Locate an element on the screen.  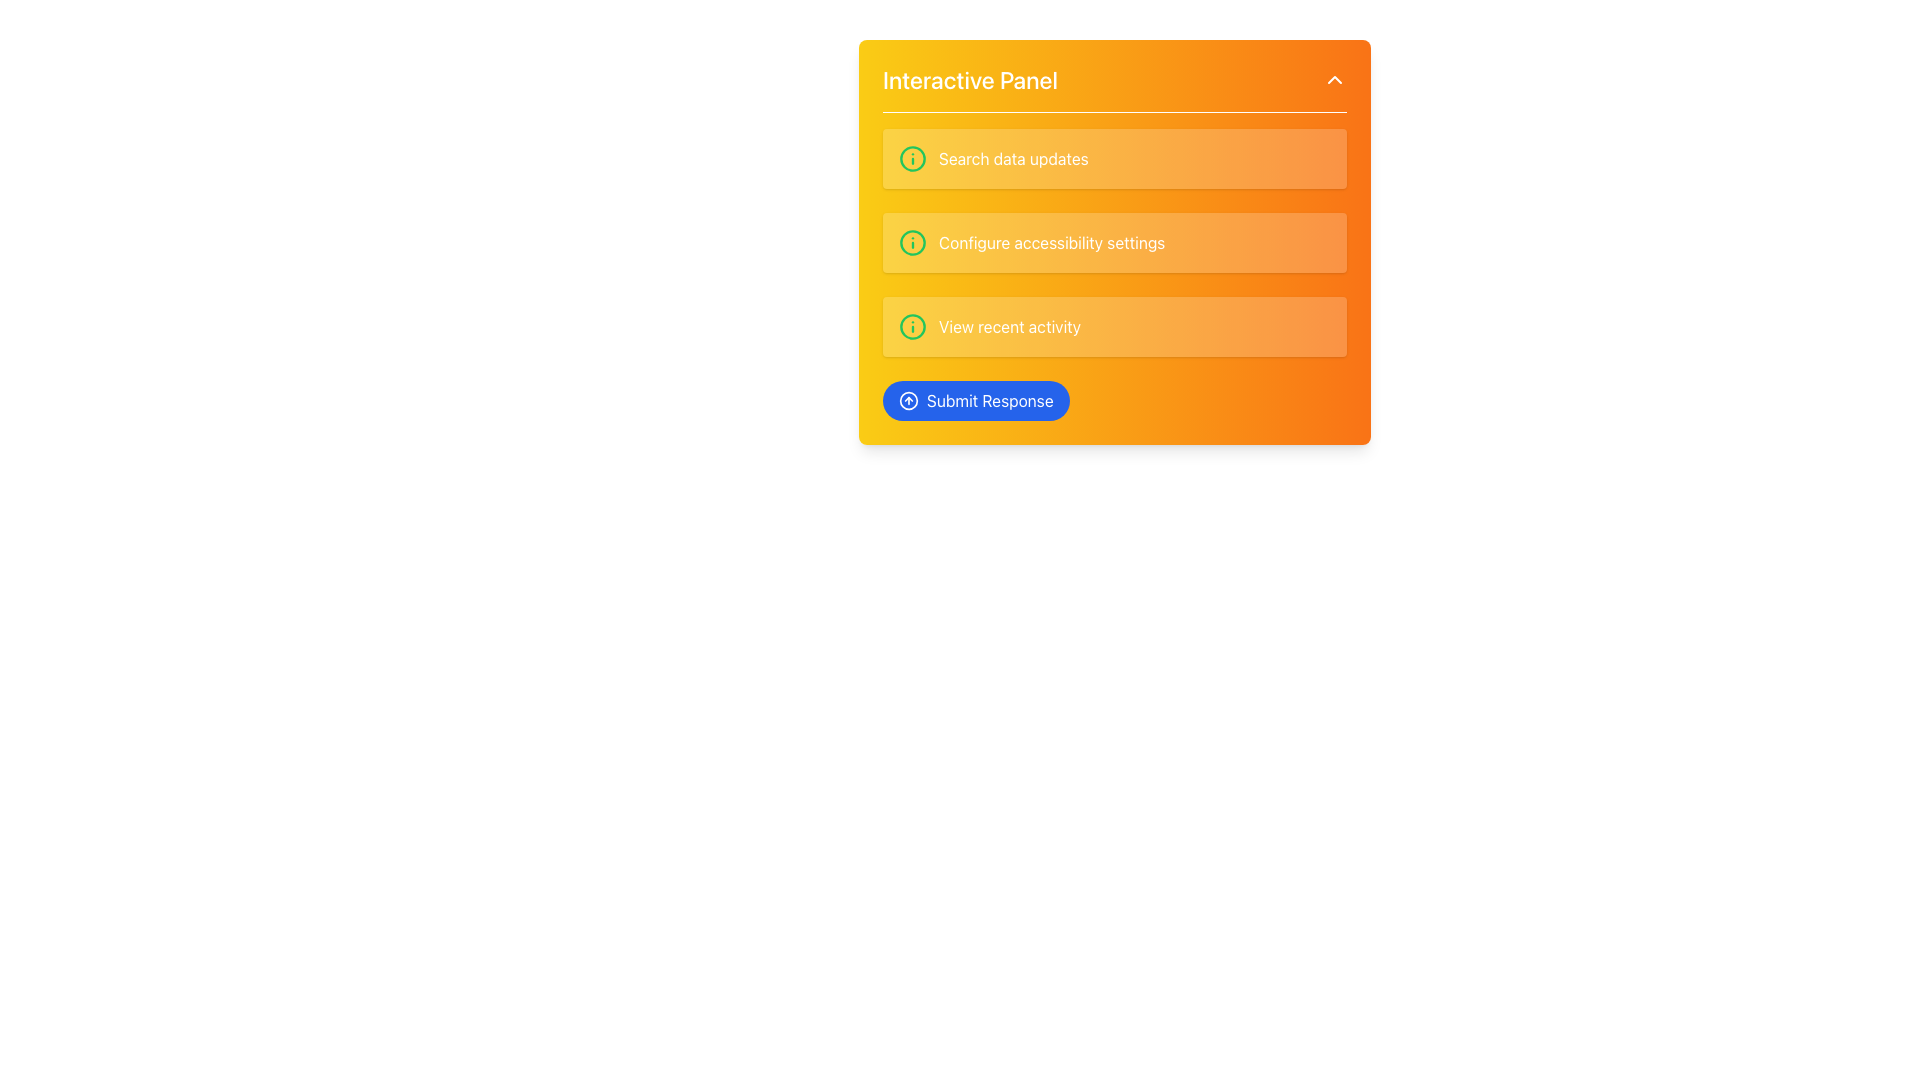
the Text Label with Icon that guides users towards configuring accessibility settings, located in the 'Interactive Panel' below 'Search data updates' and above 'View recent activity' is located at coordinates (1113, 274).